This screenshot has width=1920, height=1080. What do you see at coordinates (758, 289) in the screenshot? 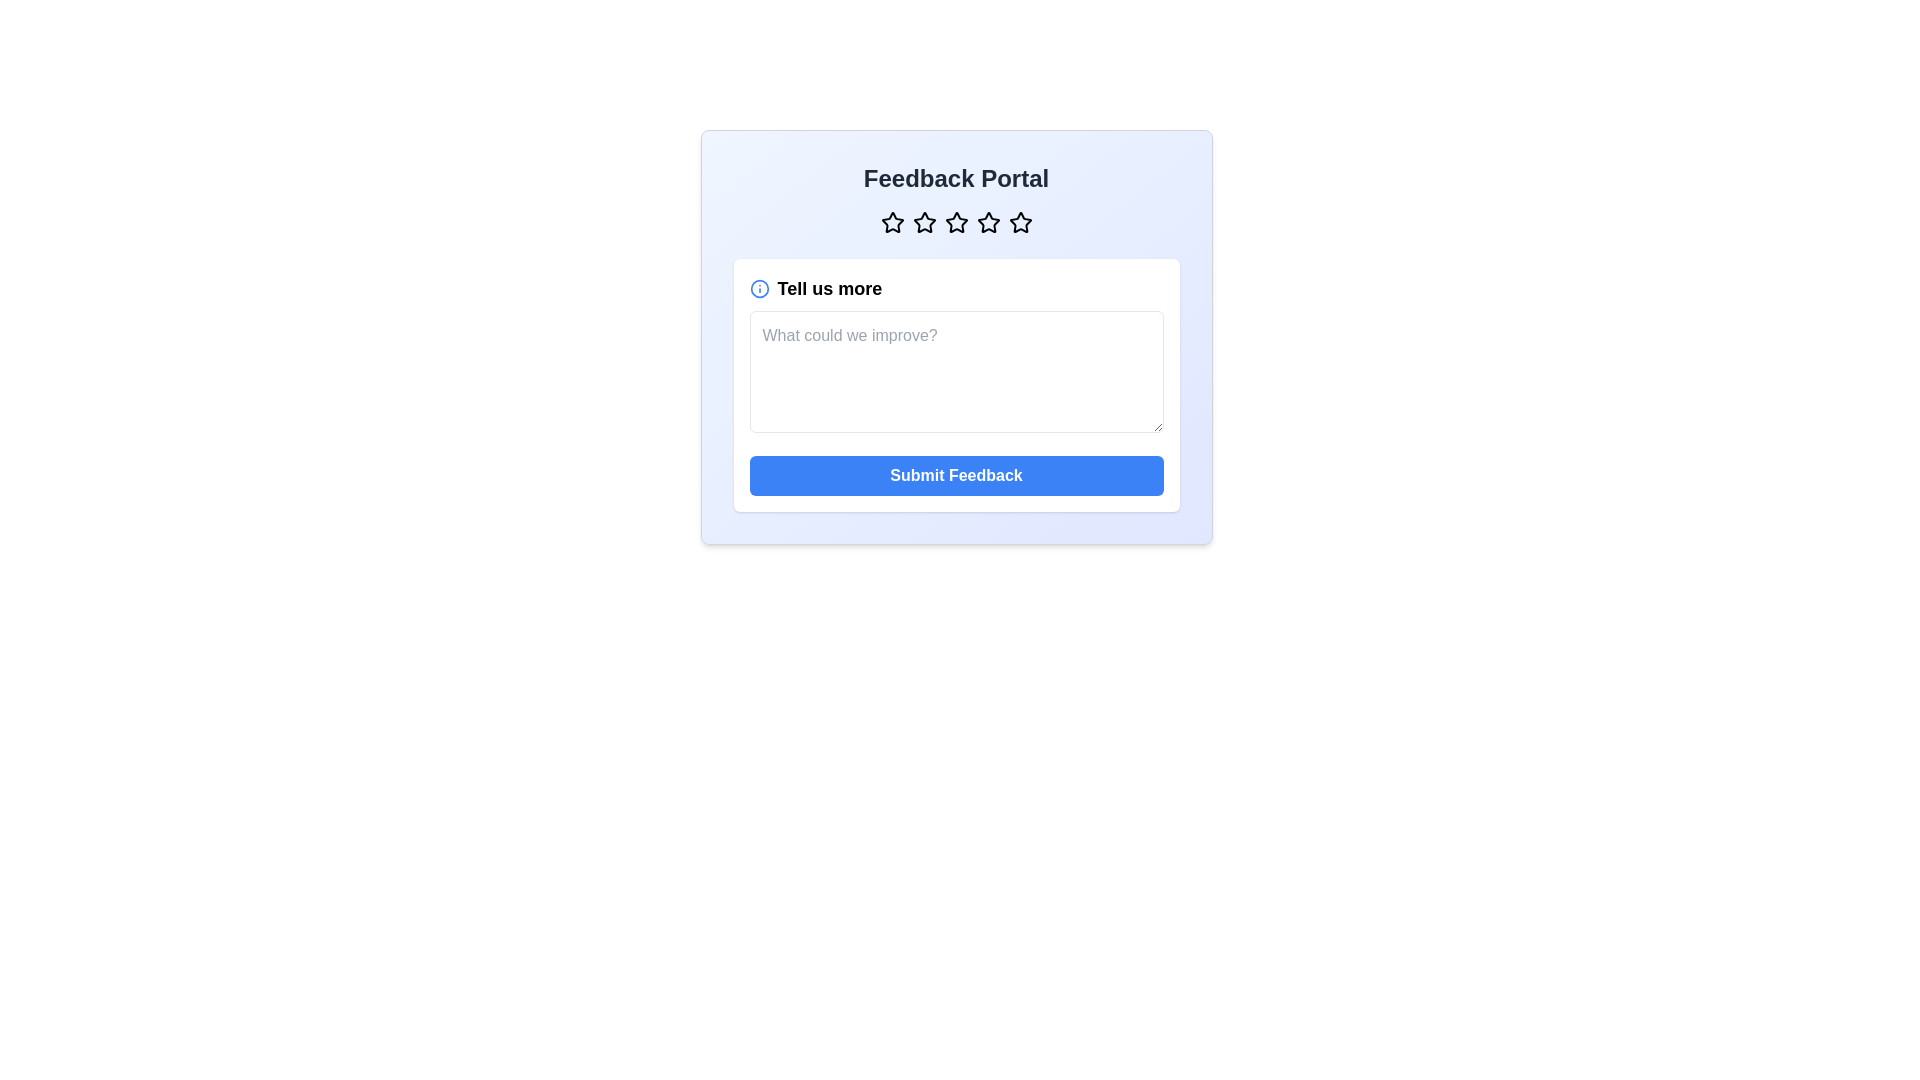
I see `the circular blue outlined icon with a blue exclamation mark, located next to the text 'Tell us more'` at bounding box center [758, 289].